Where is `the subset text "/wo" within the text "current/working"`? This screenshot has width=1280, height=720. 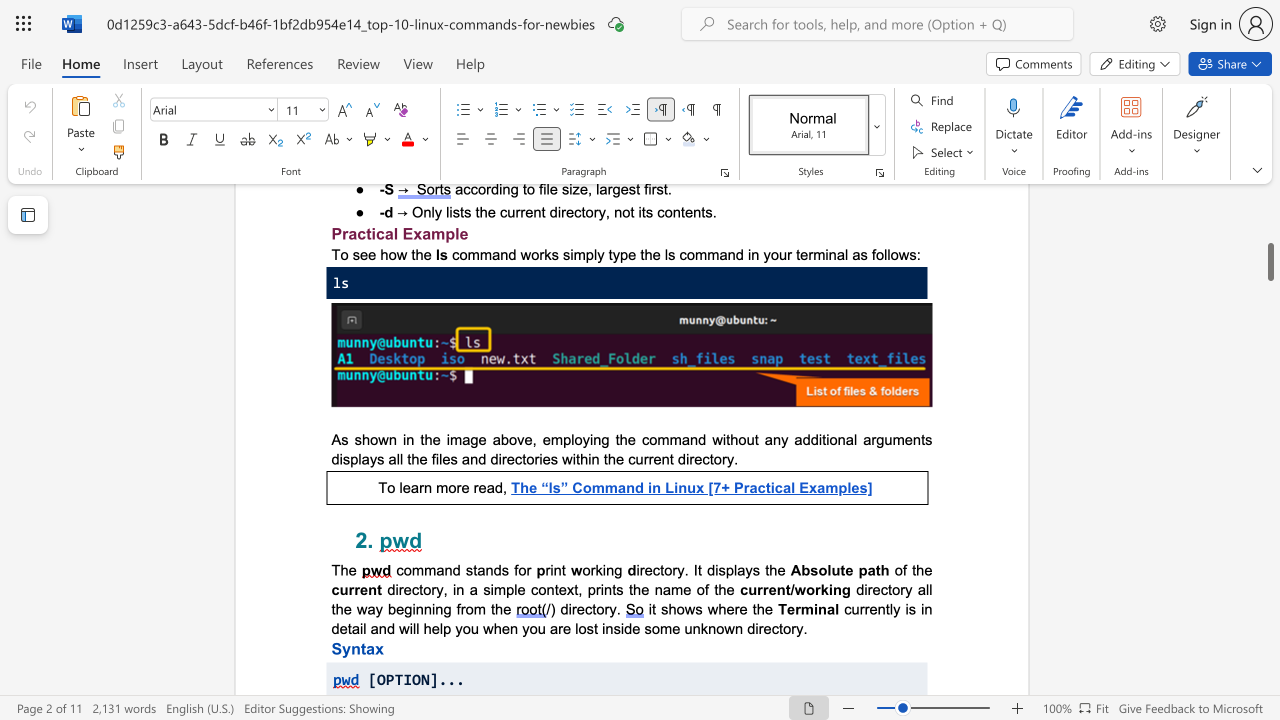
the subset text "/wo" within the text "current/working" is located at coordinates (789, 588).